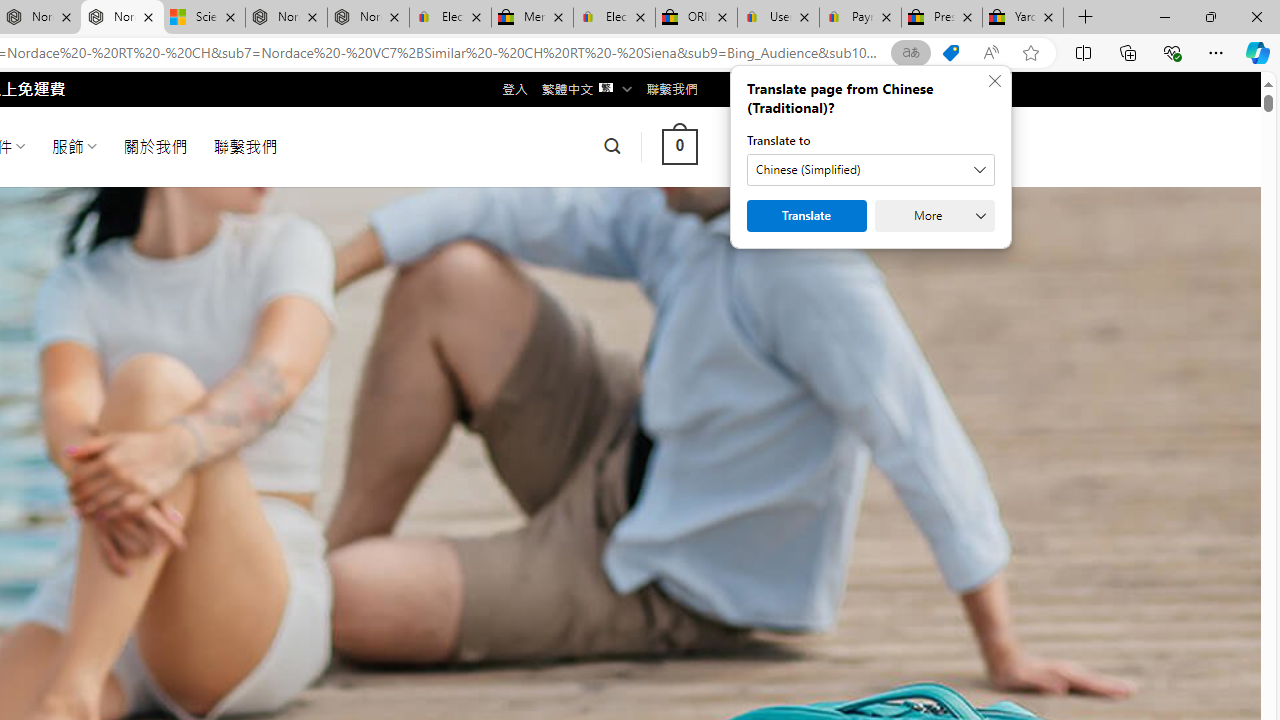  Describe the element at coordinates (934, 216) in the screenshot. I see `'More'` at that location.